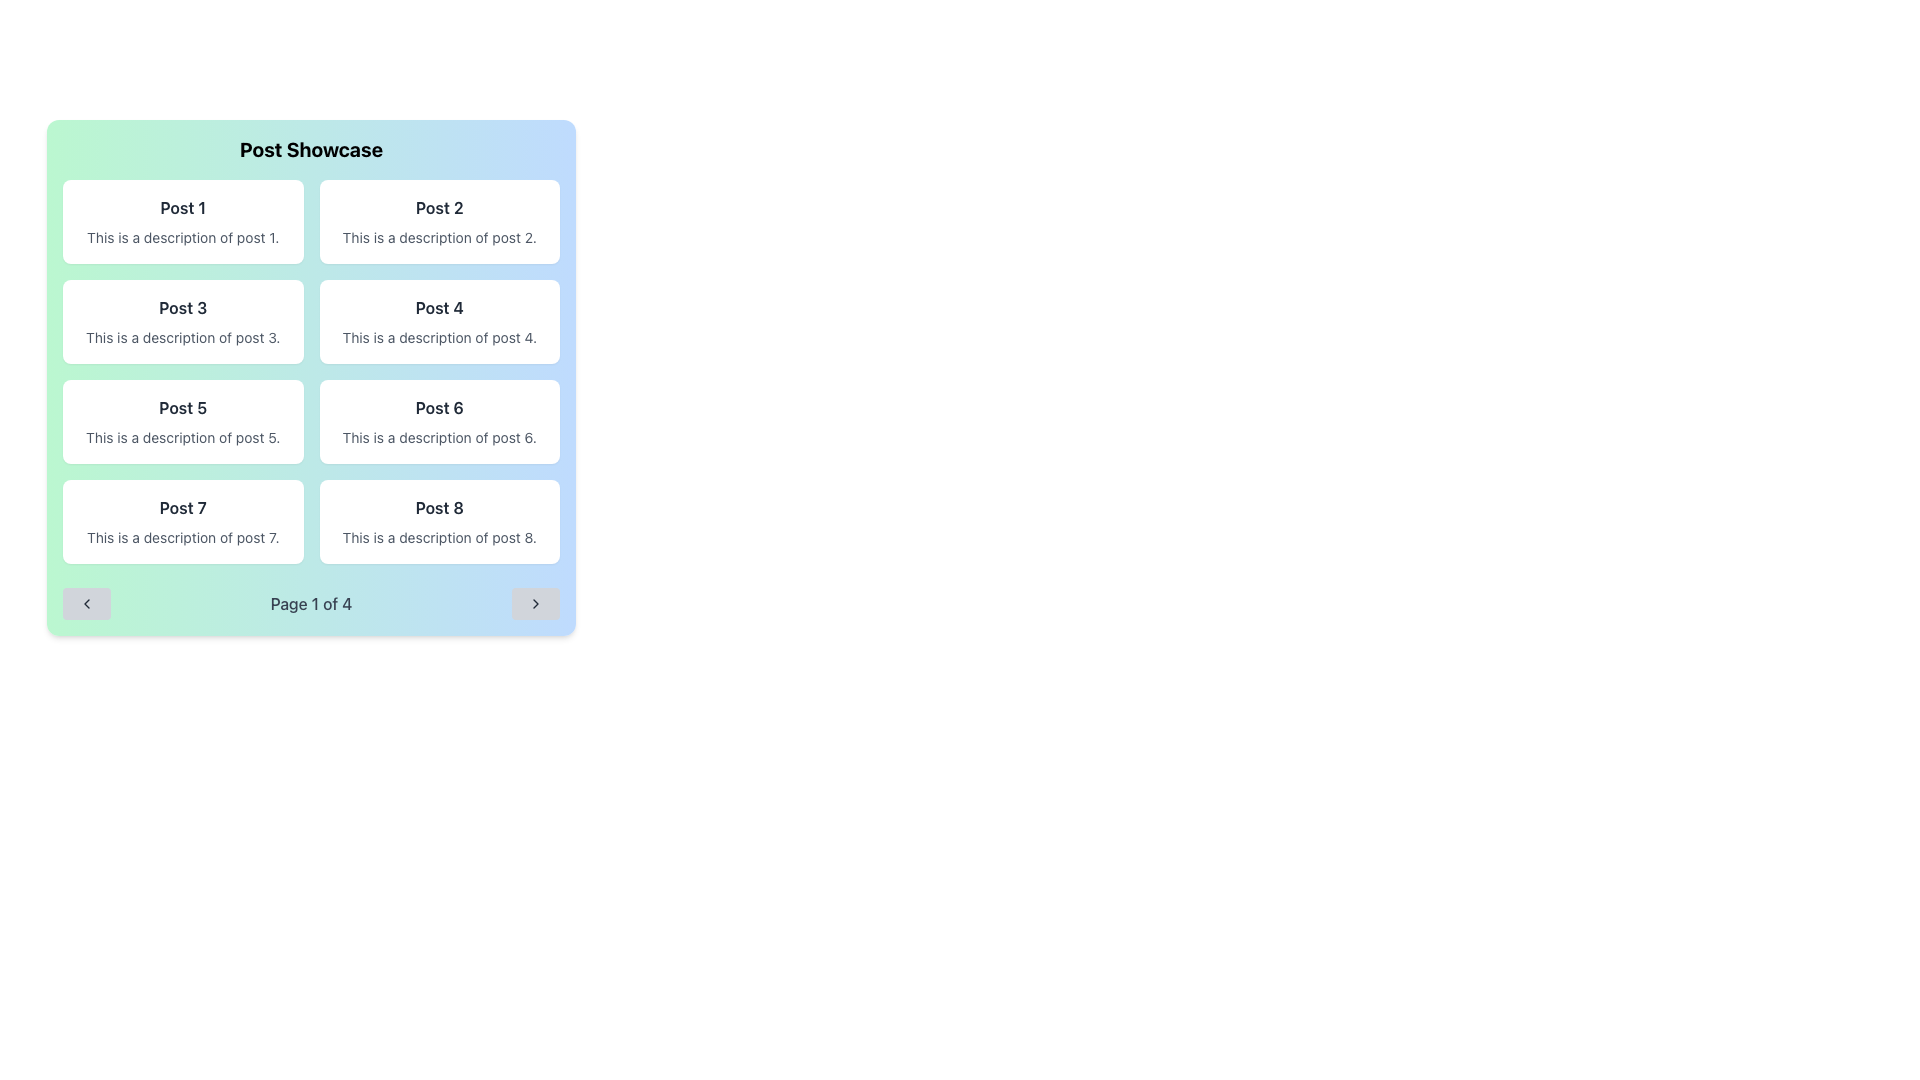  I want to click on contents of the text element styled in a smaller font and lighter gray color that contains the phrase 'This is a description of post 2.', located below the heading 'Post 2', so click(438, 237).